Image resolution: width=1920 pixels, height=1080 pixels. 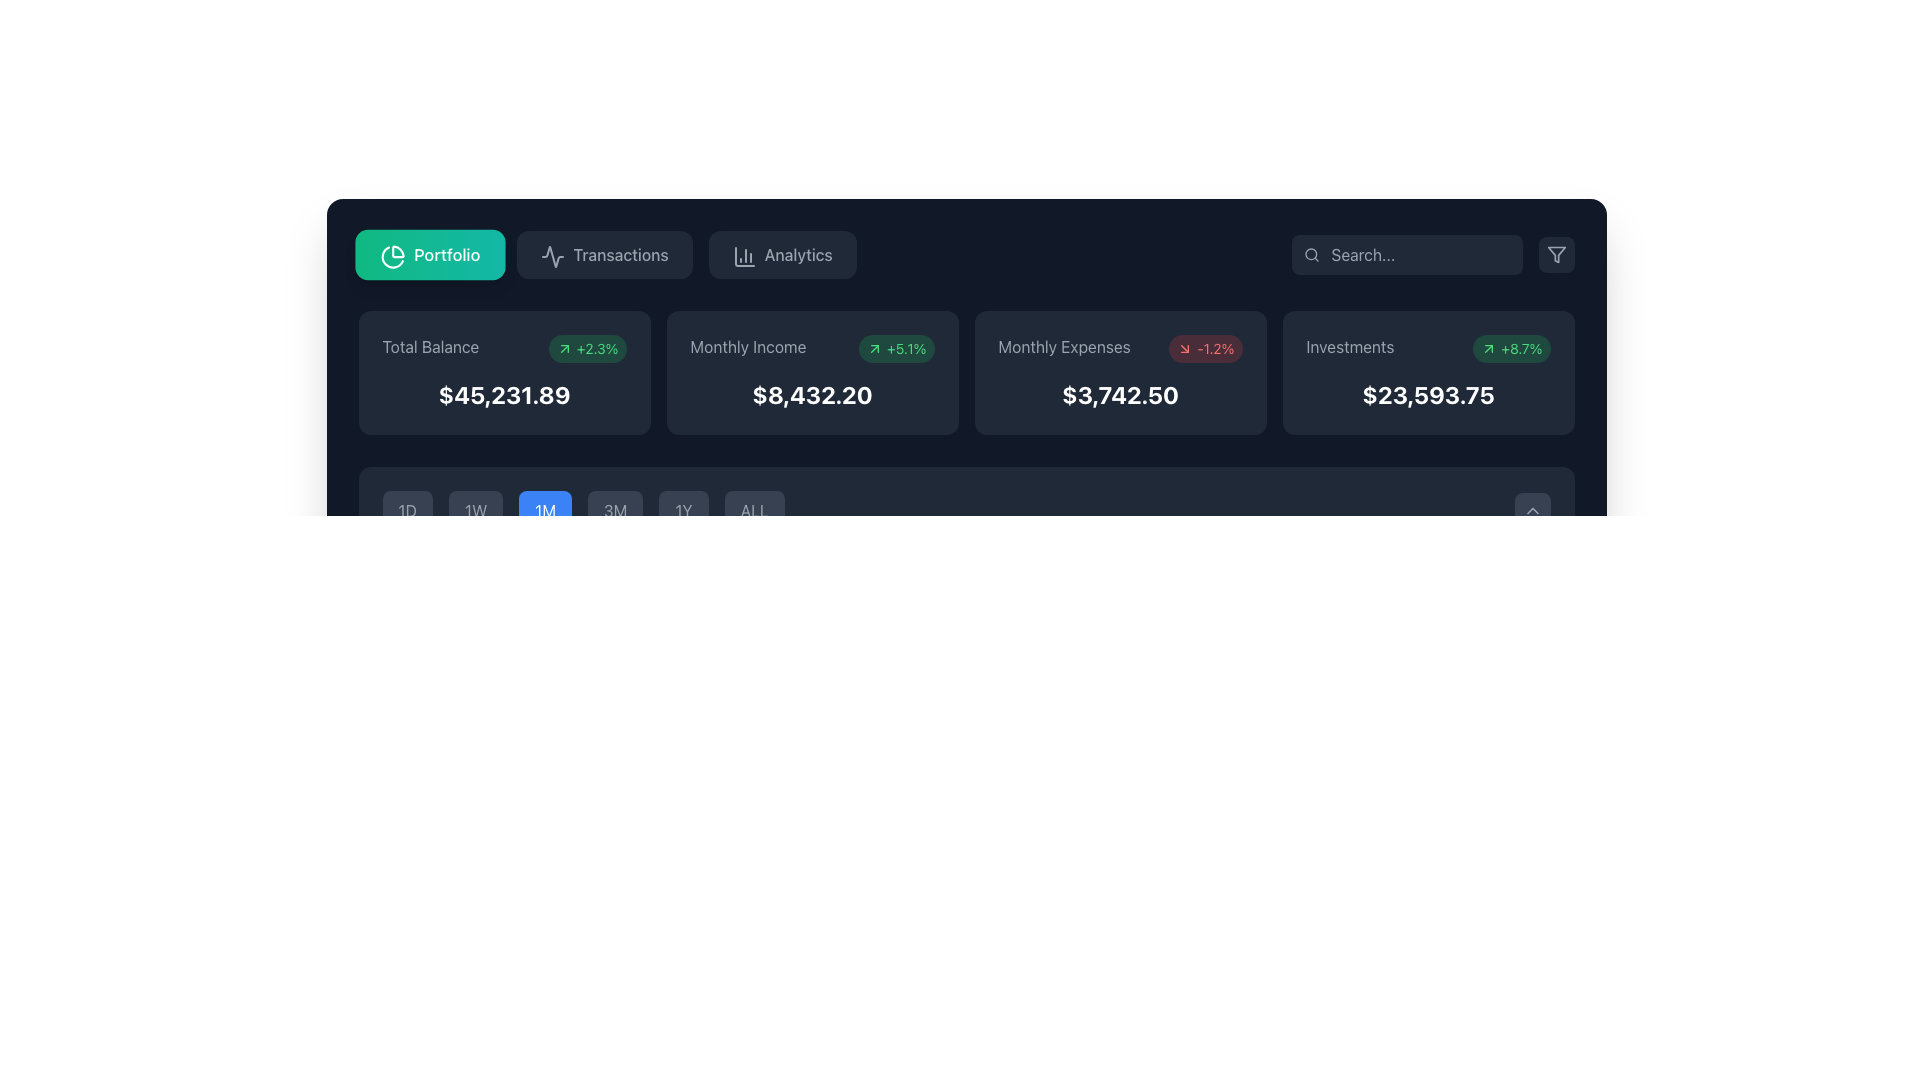 I want to click on the 'Transactions' button, which contains an icon representing activity or trend visualization, so click(x=553, y=256).